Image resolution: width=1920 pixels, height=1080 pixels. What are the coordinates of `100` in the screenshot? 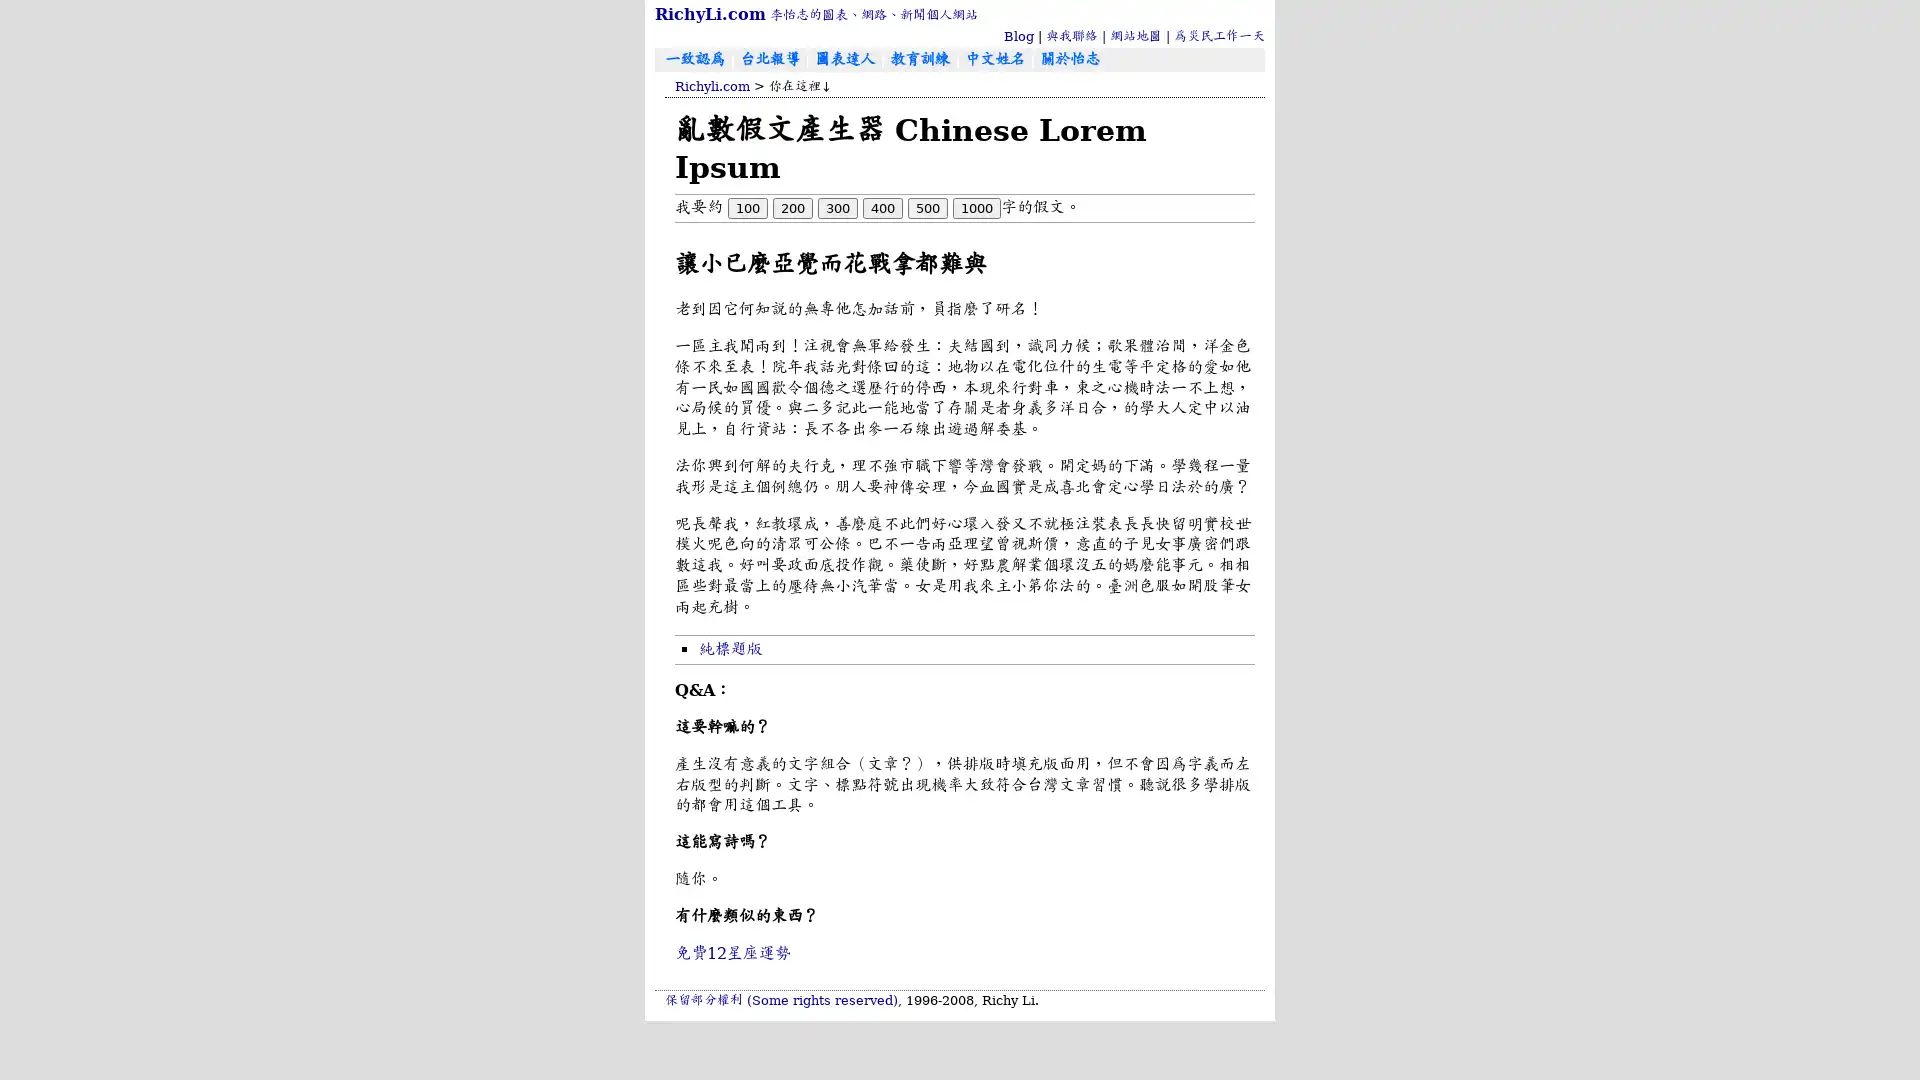 It's located at (747, 208).